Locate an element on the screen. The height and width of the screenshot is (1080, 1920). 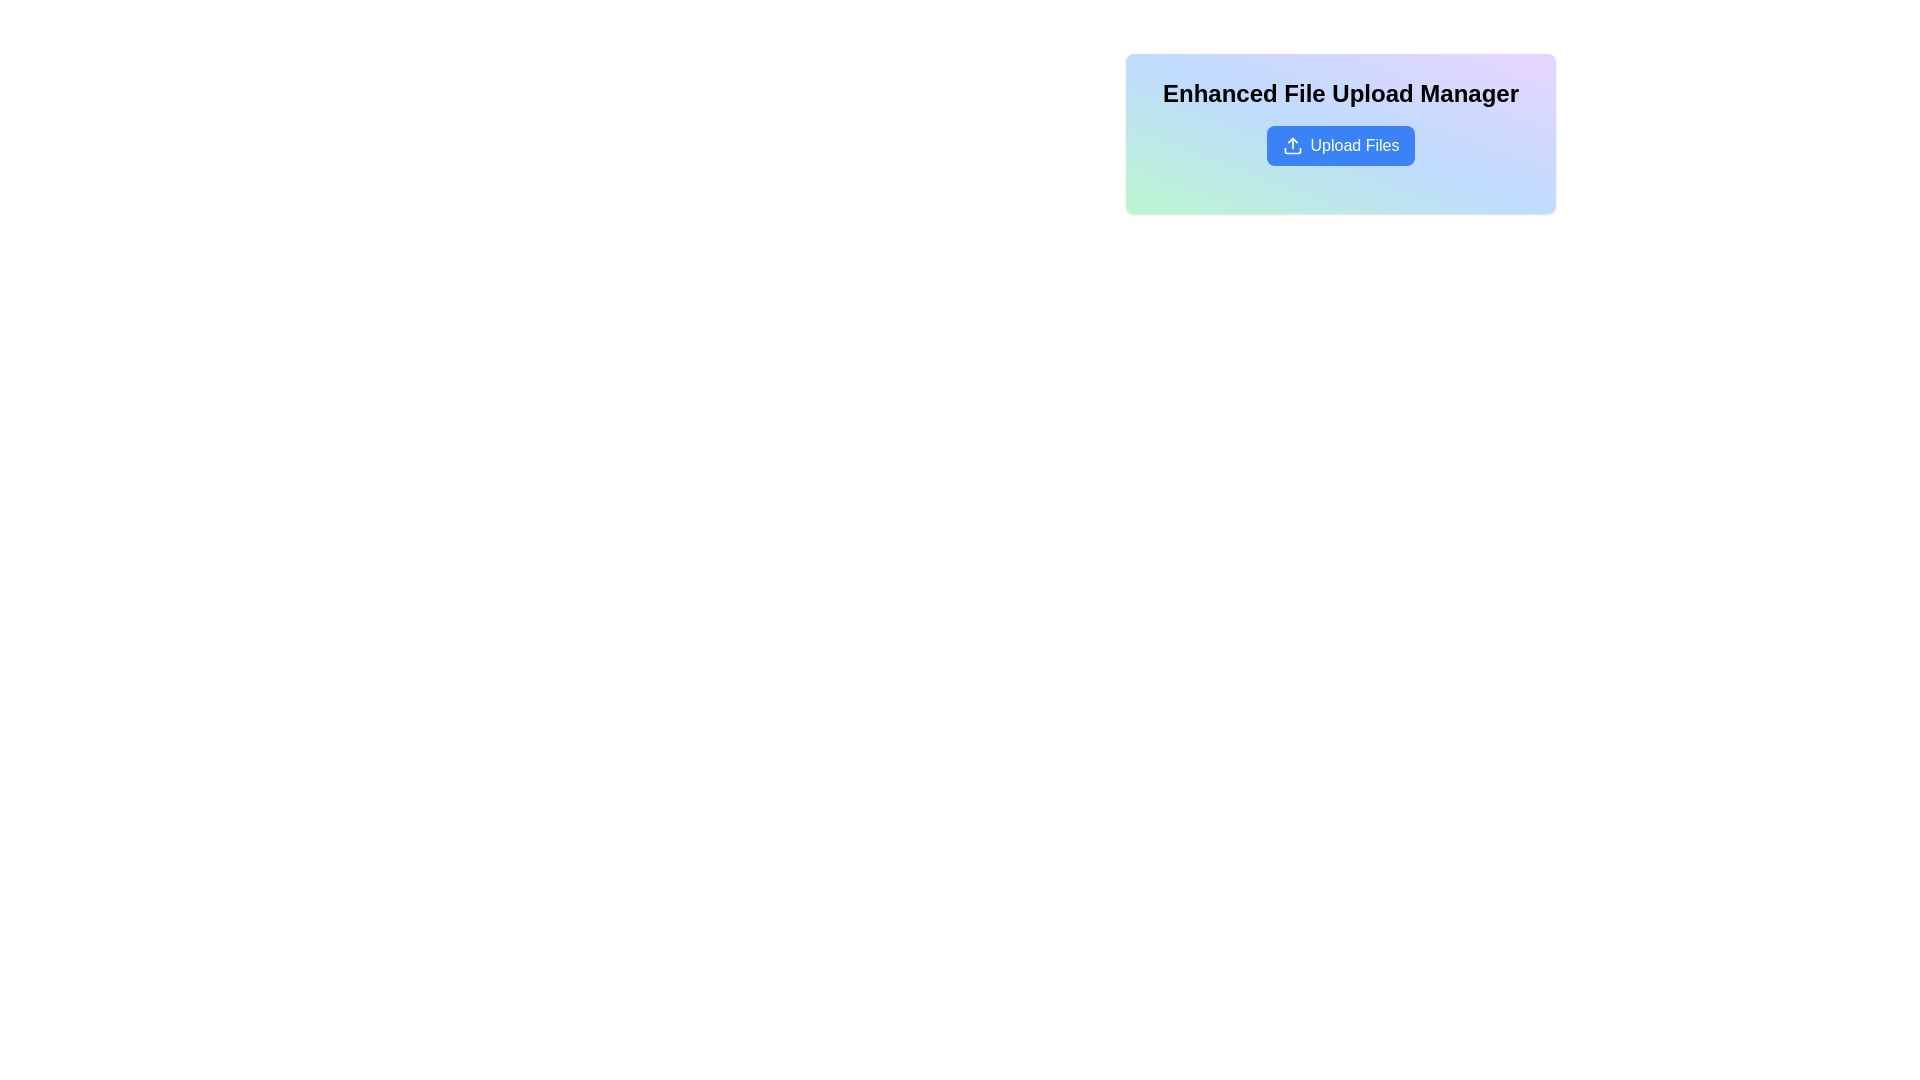
the 'Upload Files' button which is a medium-sized rectangular button with rounded corners, blue background, and white text, located in the center of the 'Enhanced File Upload Manager' card is located at coordinates (1340, 145).